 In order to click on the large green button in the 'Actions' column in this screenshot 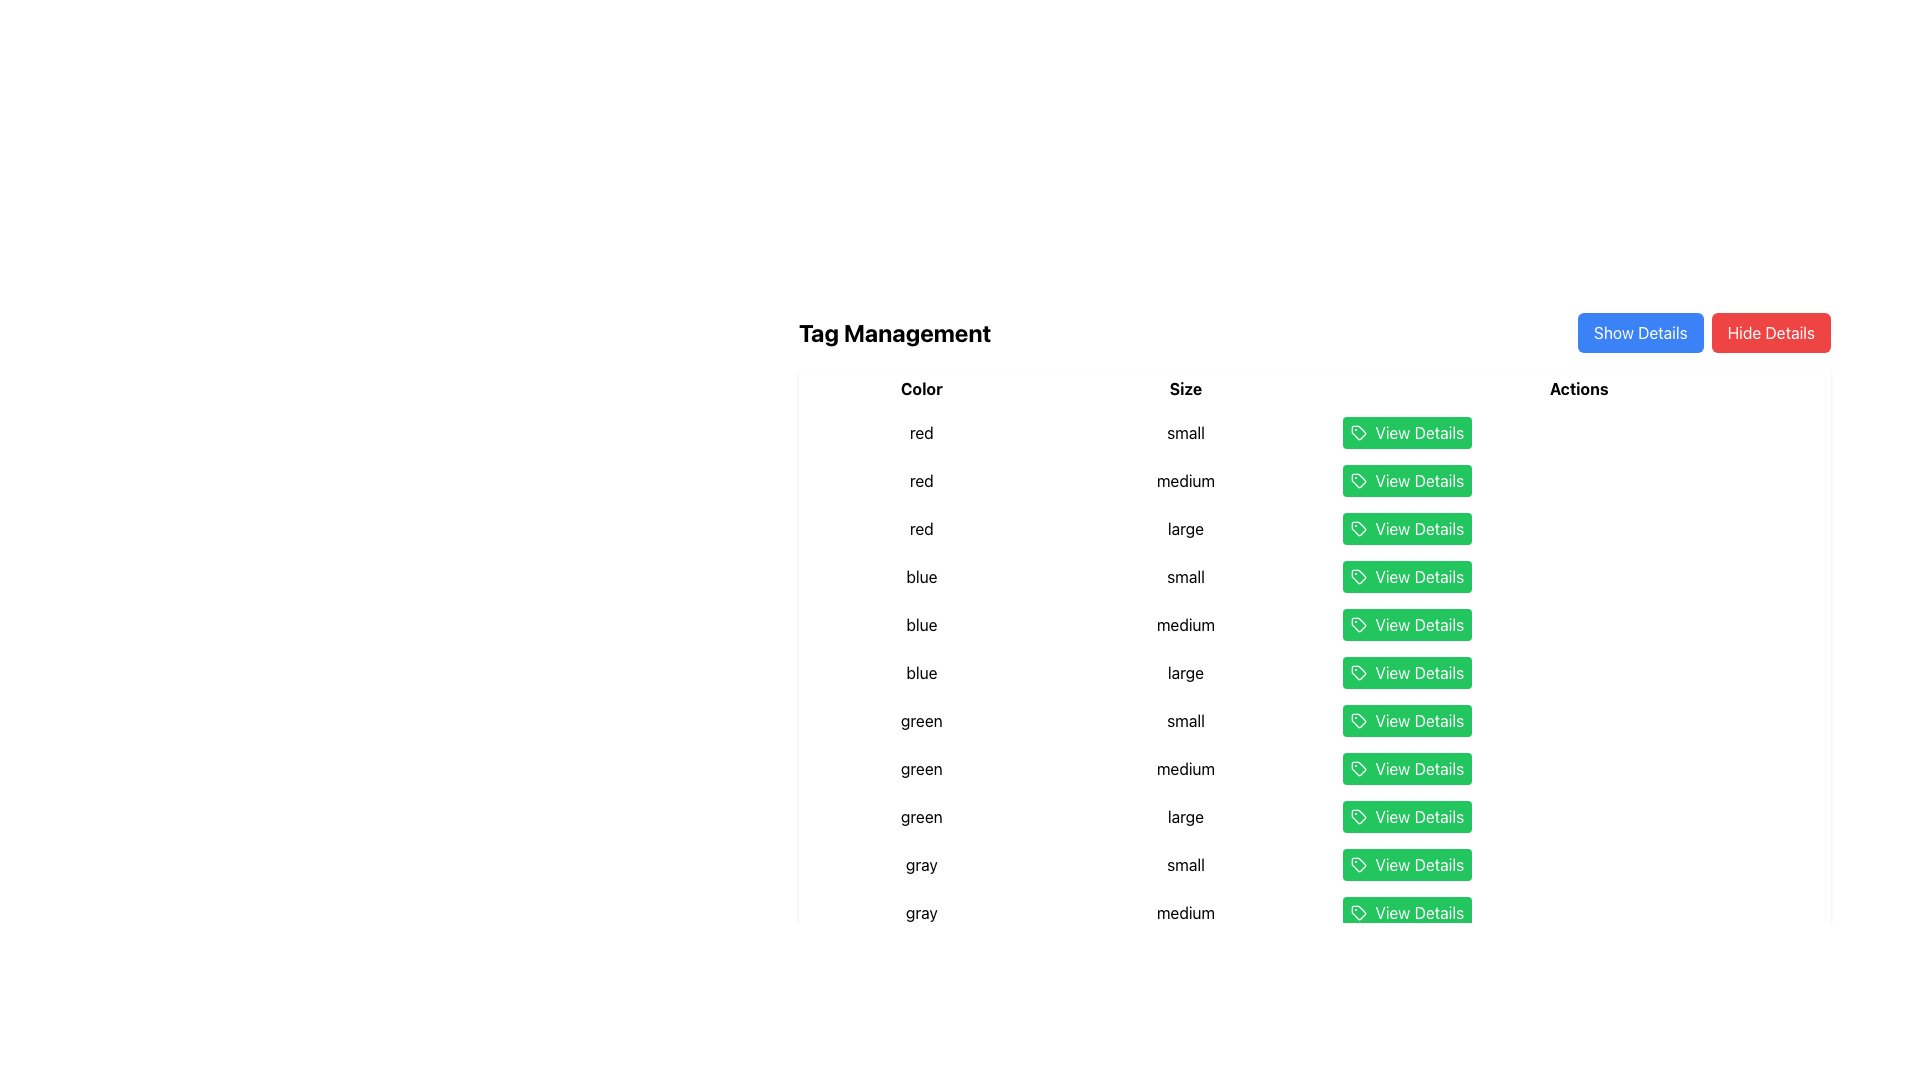, I will do `click(1406, 672)`.